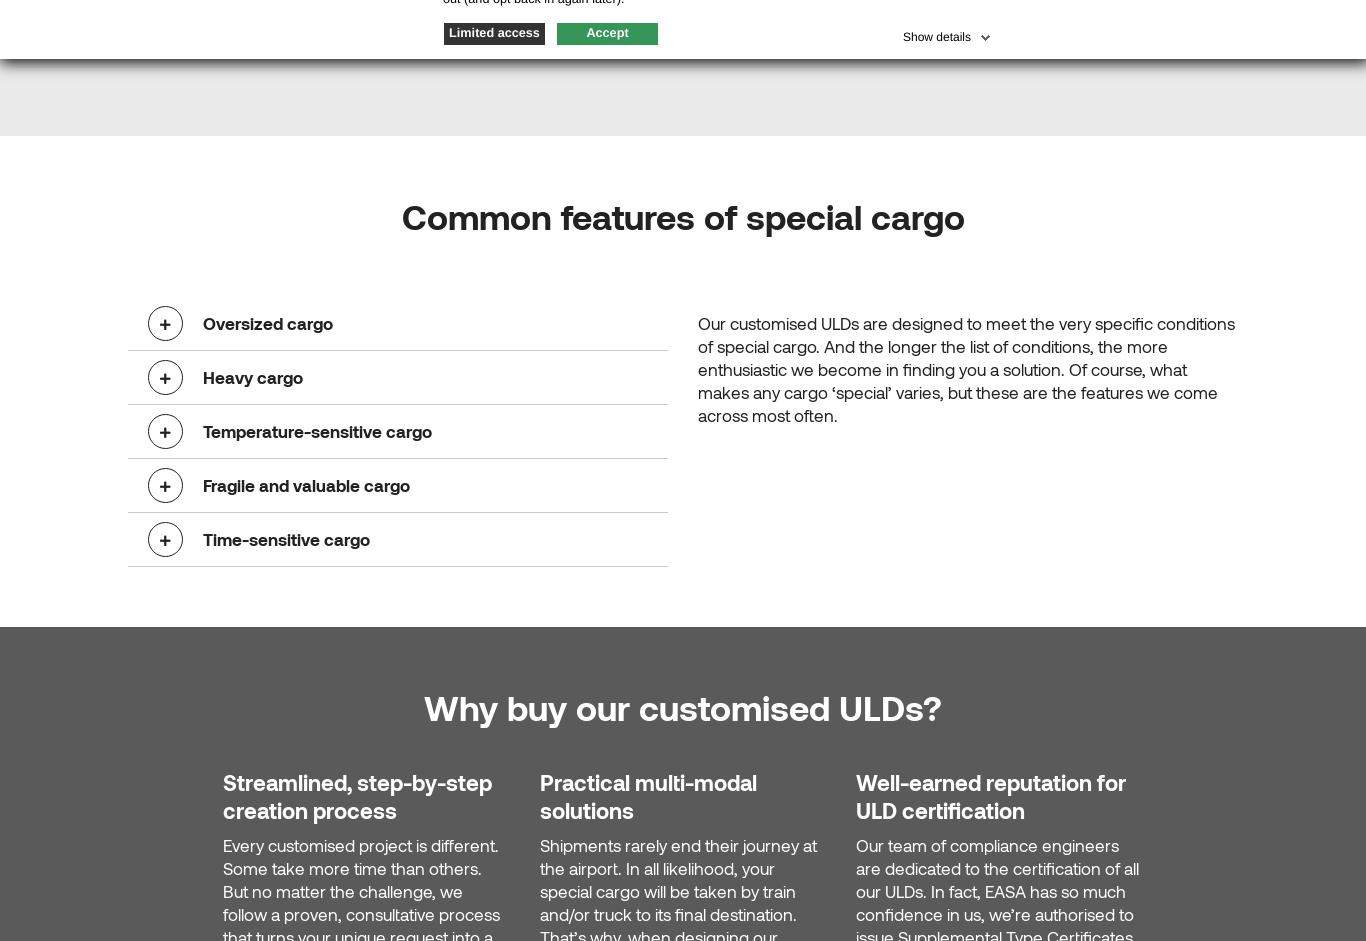  What do you see at coordinates (201, 430) in the screenshot?
I see `'Temperature-sensitive cargo'` at bounding box center [201, 430].